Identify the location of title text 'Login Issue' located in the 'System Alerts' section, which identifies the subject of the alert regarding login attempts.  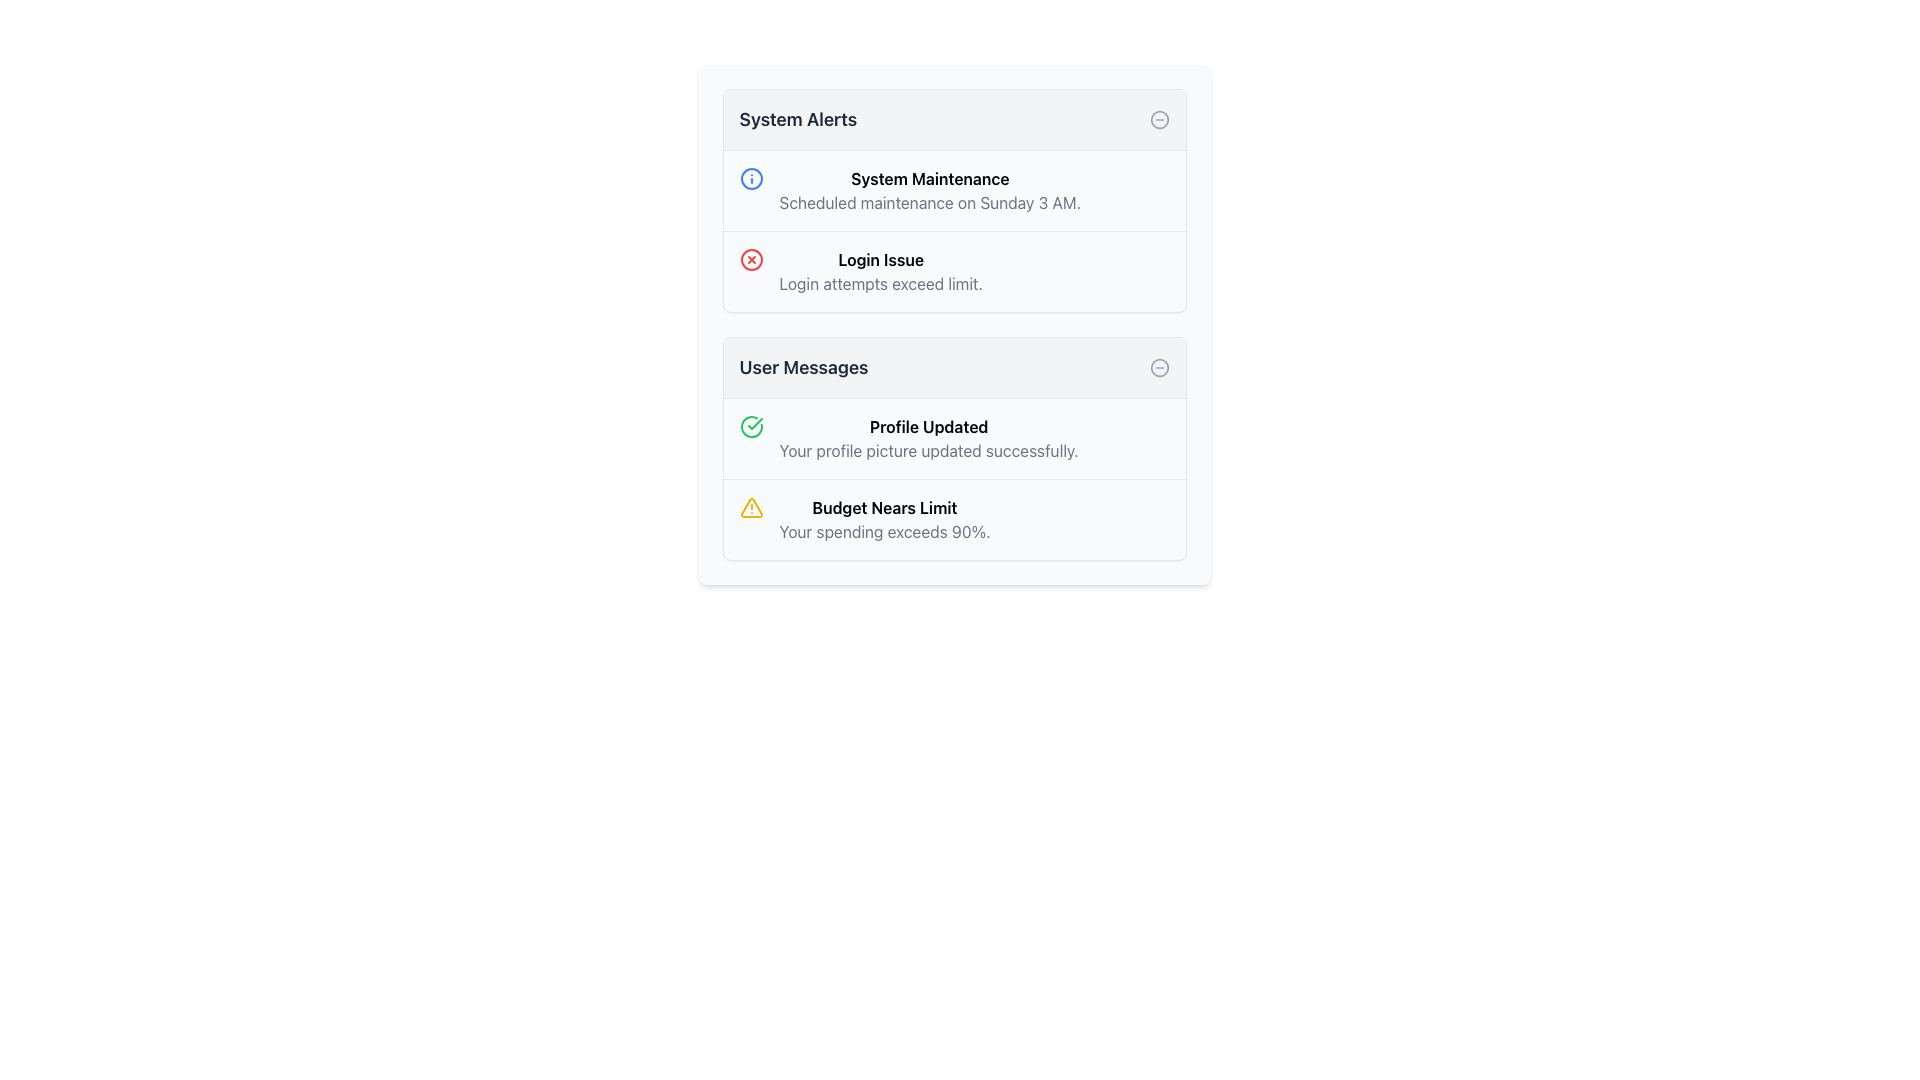
(880, 258).